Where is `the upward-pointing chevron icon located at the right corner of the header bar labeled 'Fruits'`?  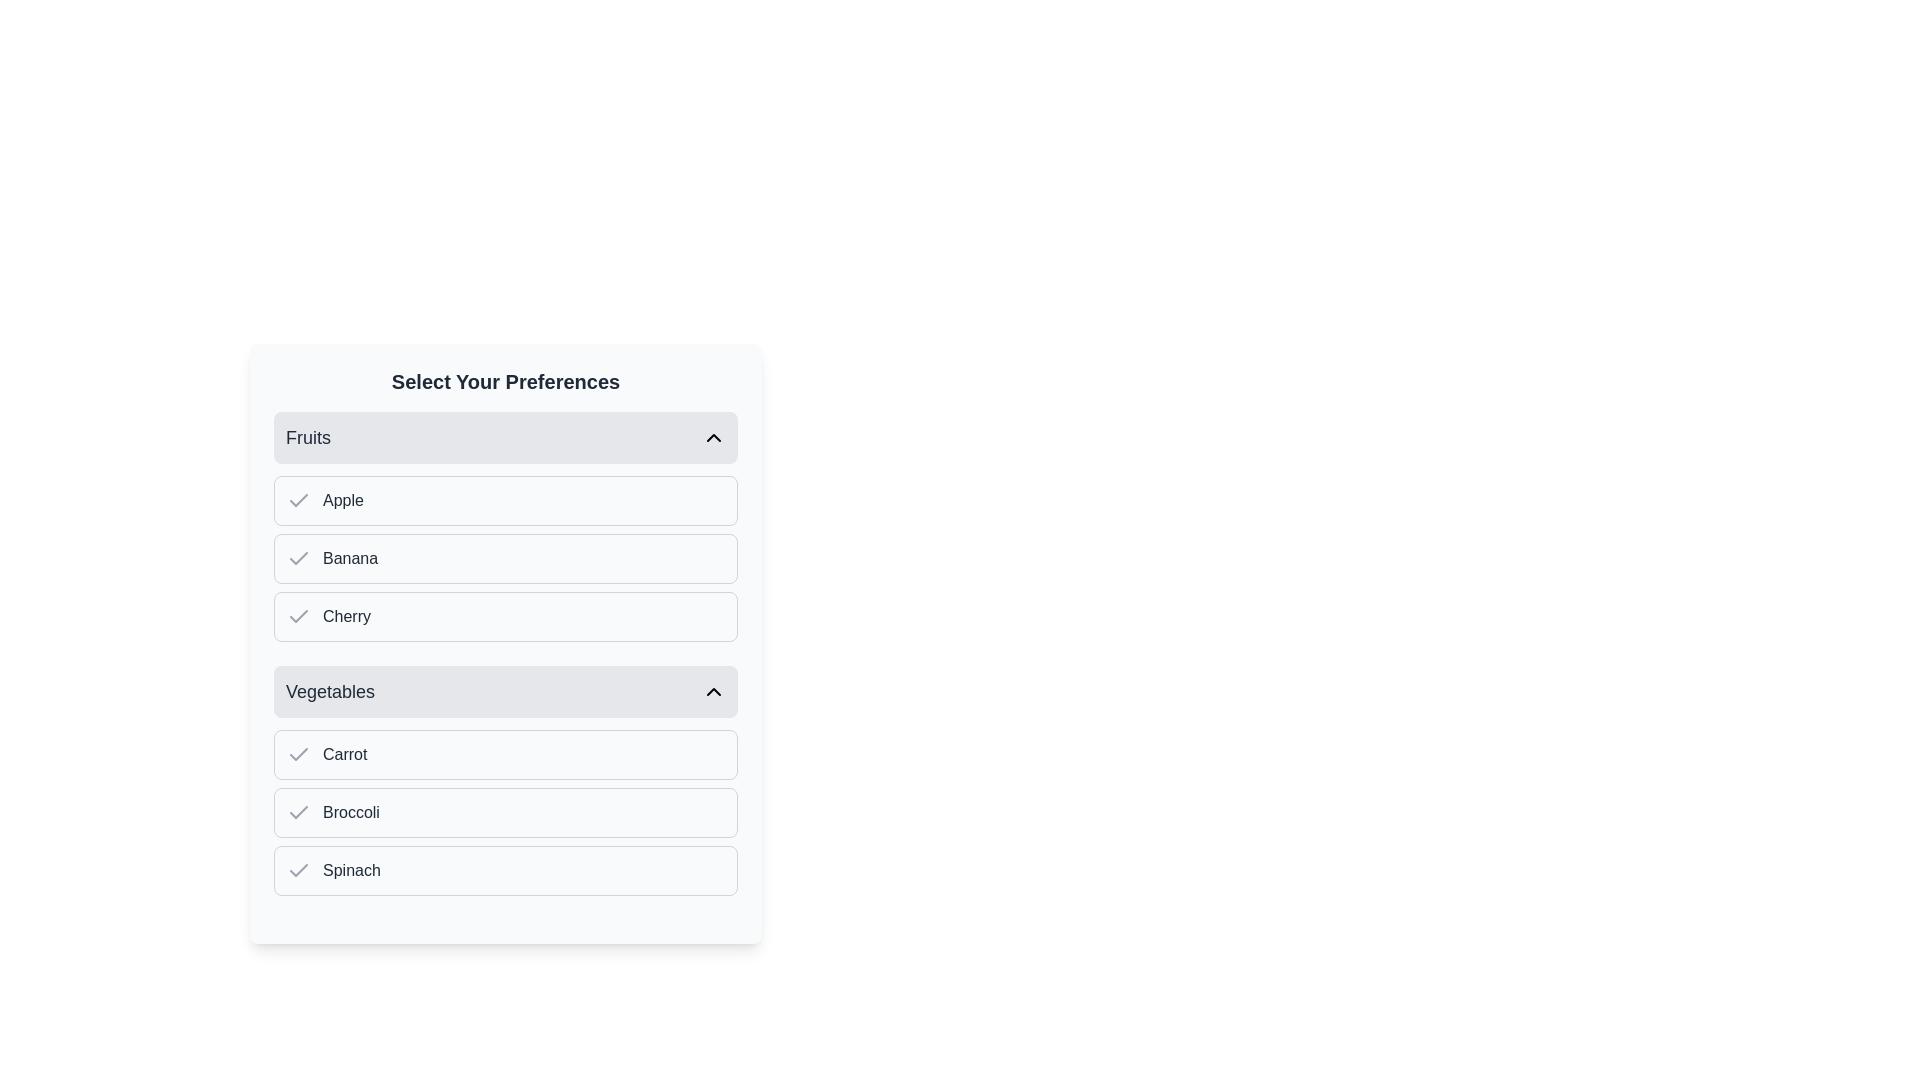 the upward-pointing chevron icon located at the right corner of the header bar labeled 'Fruits' is located at coordinates (714, 437).